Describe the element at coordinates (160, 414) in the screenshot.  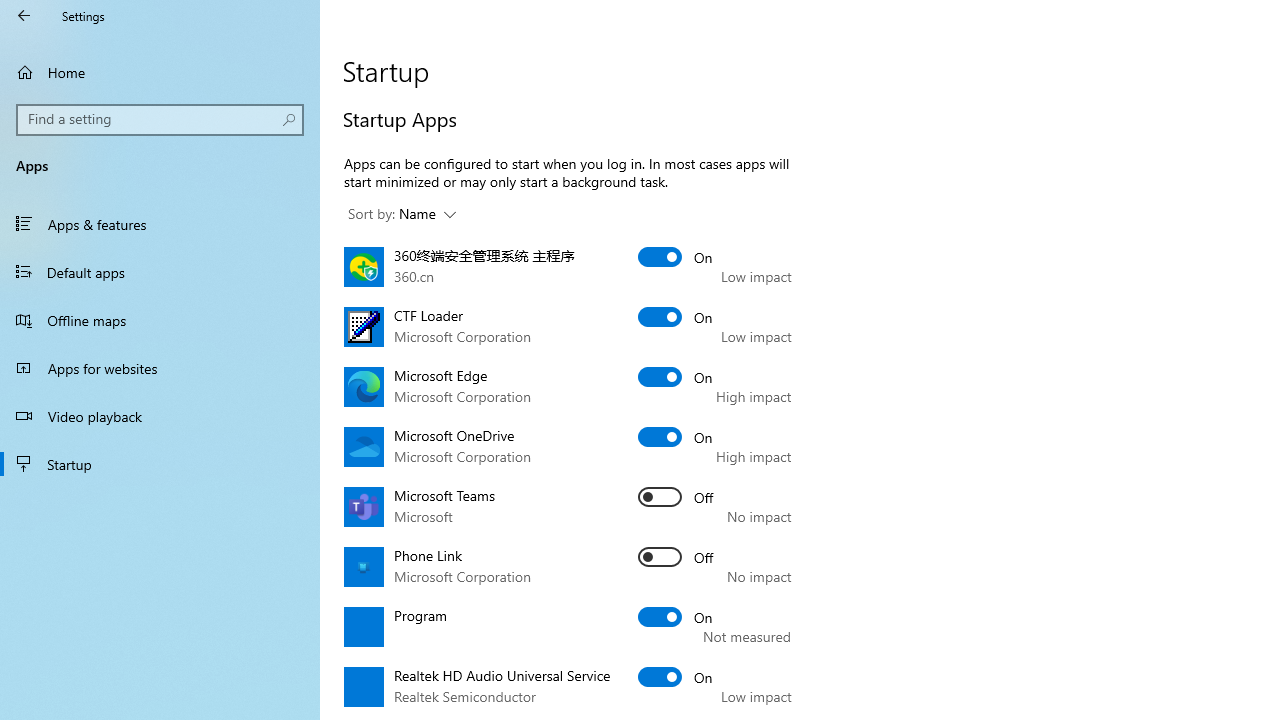
I see `'Video playback'` at that location.